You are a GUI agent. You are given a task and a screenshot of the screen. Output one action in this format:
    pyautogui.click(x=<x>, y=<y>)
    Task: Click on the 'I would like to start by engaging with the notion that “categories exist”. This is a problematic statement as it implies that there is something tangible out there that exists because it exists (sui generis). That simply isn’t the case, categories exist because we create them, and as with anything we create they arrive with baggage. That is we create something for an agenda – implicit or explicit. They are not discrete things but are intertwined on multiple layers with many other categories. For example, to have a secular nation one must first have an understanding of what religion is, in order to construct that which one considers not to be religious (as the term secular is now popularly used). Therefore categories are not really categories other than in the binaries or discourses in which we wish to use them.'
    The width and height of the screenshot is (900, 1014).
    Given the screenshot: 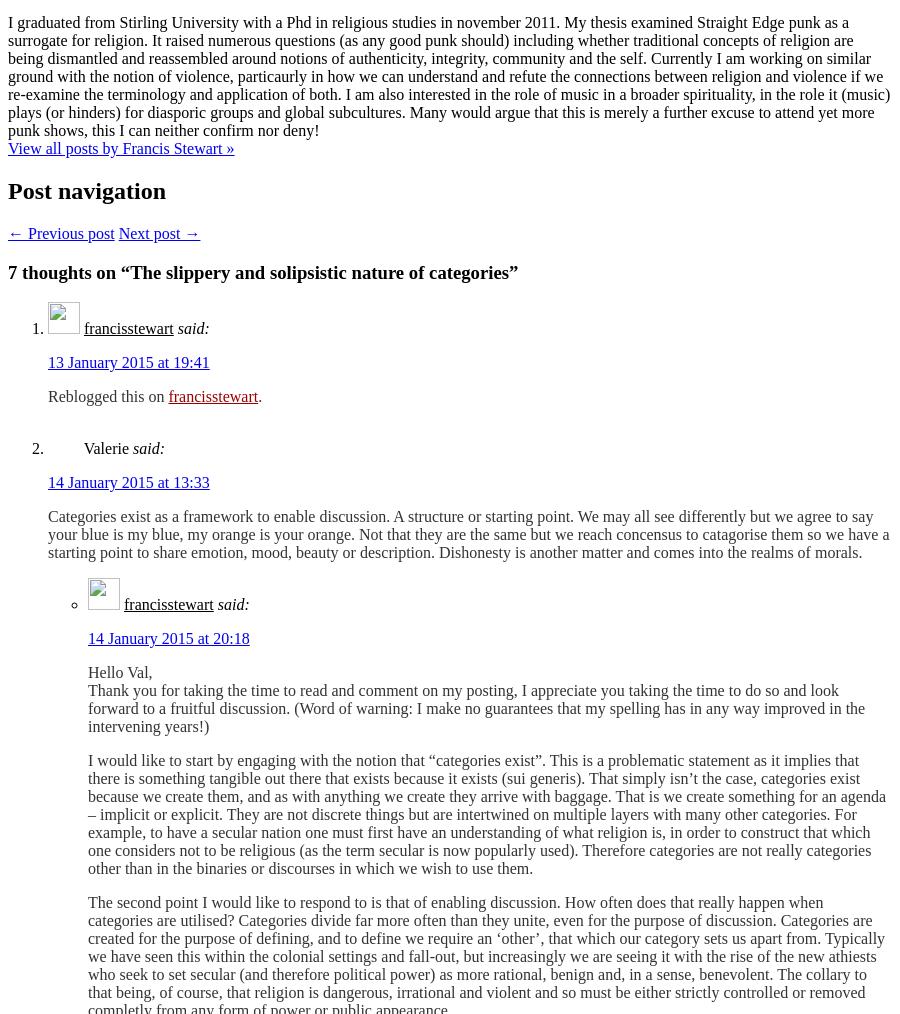 What is the action you would take?
    pyautogui.click(x=485, y=814)
    